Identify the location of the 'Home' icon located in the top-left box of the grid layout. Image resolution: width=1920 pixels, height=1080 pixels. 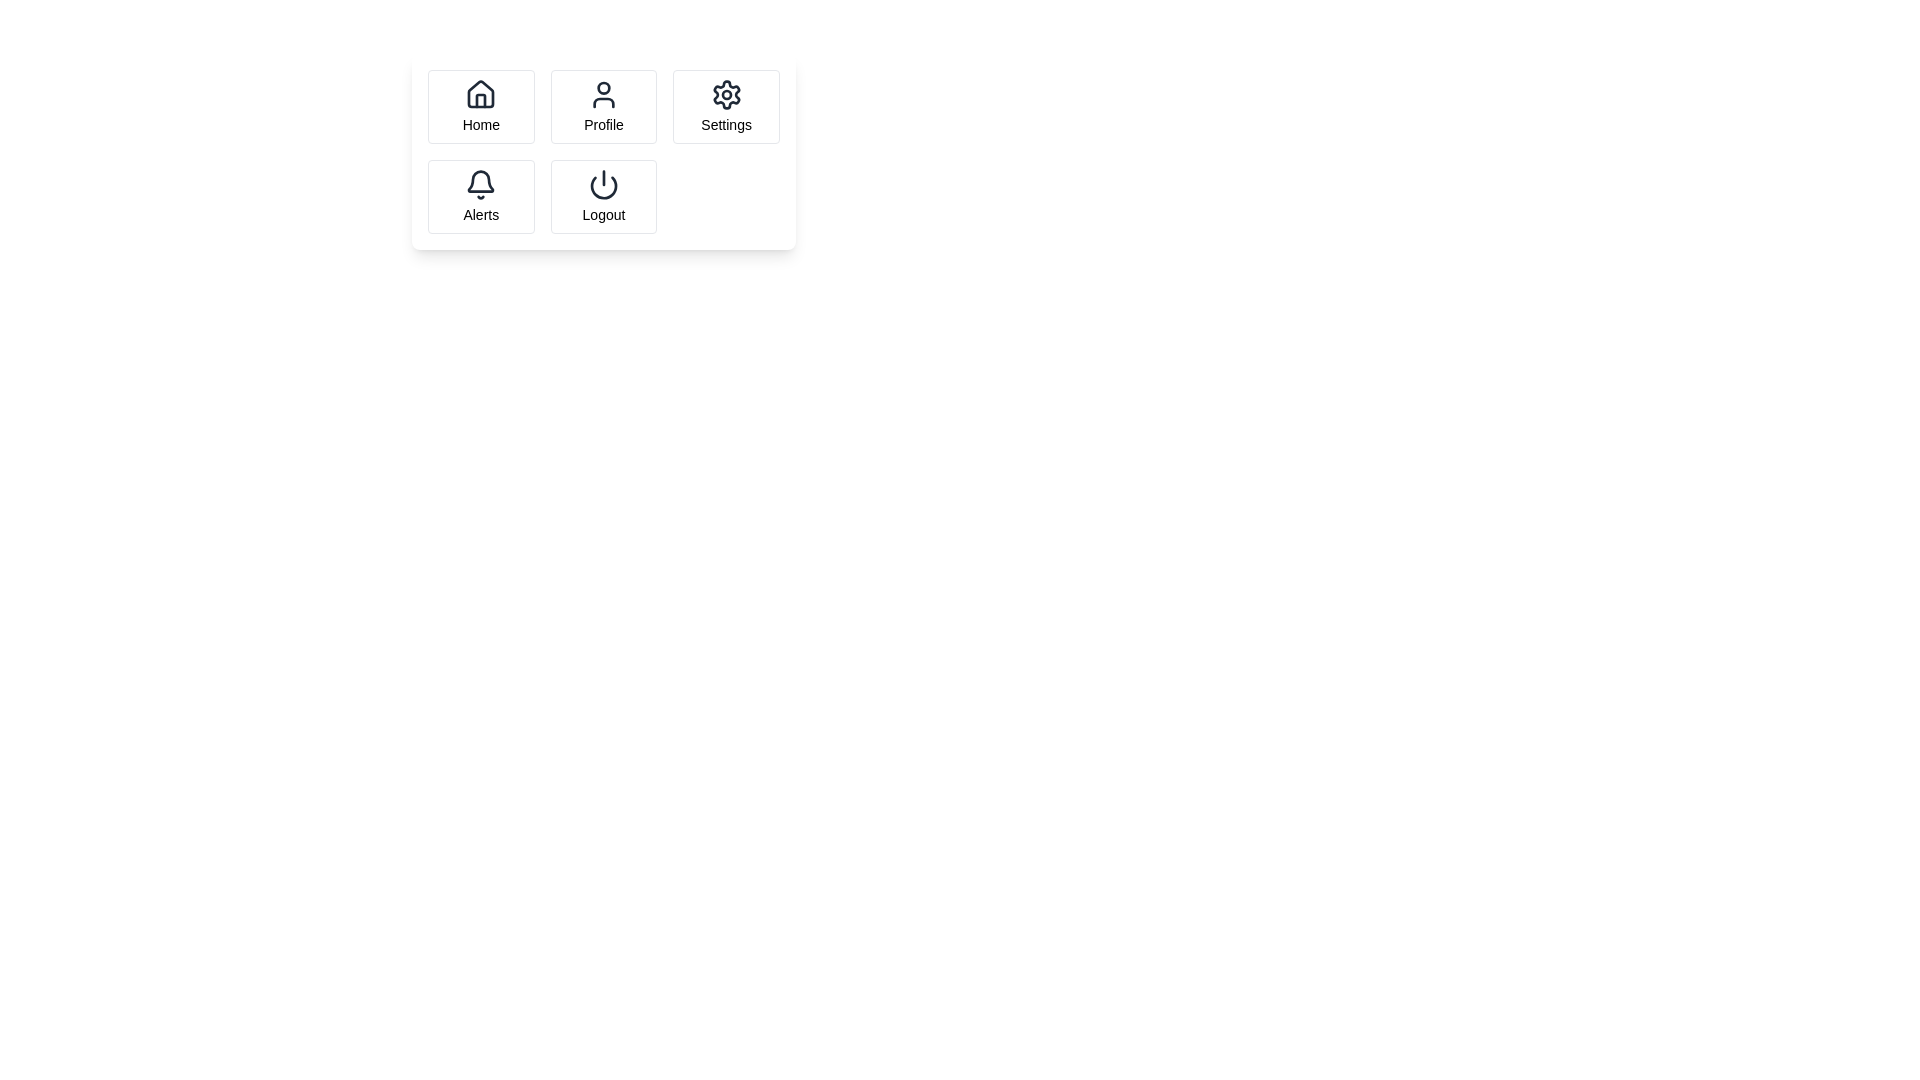
(481, 94).